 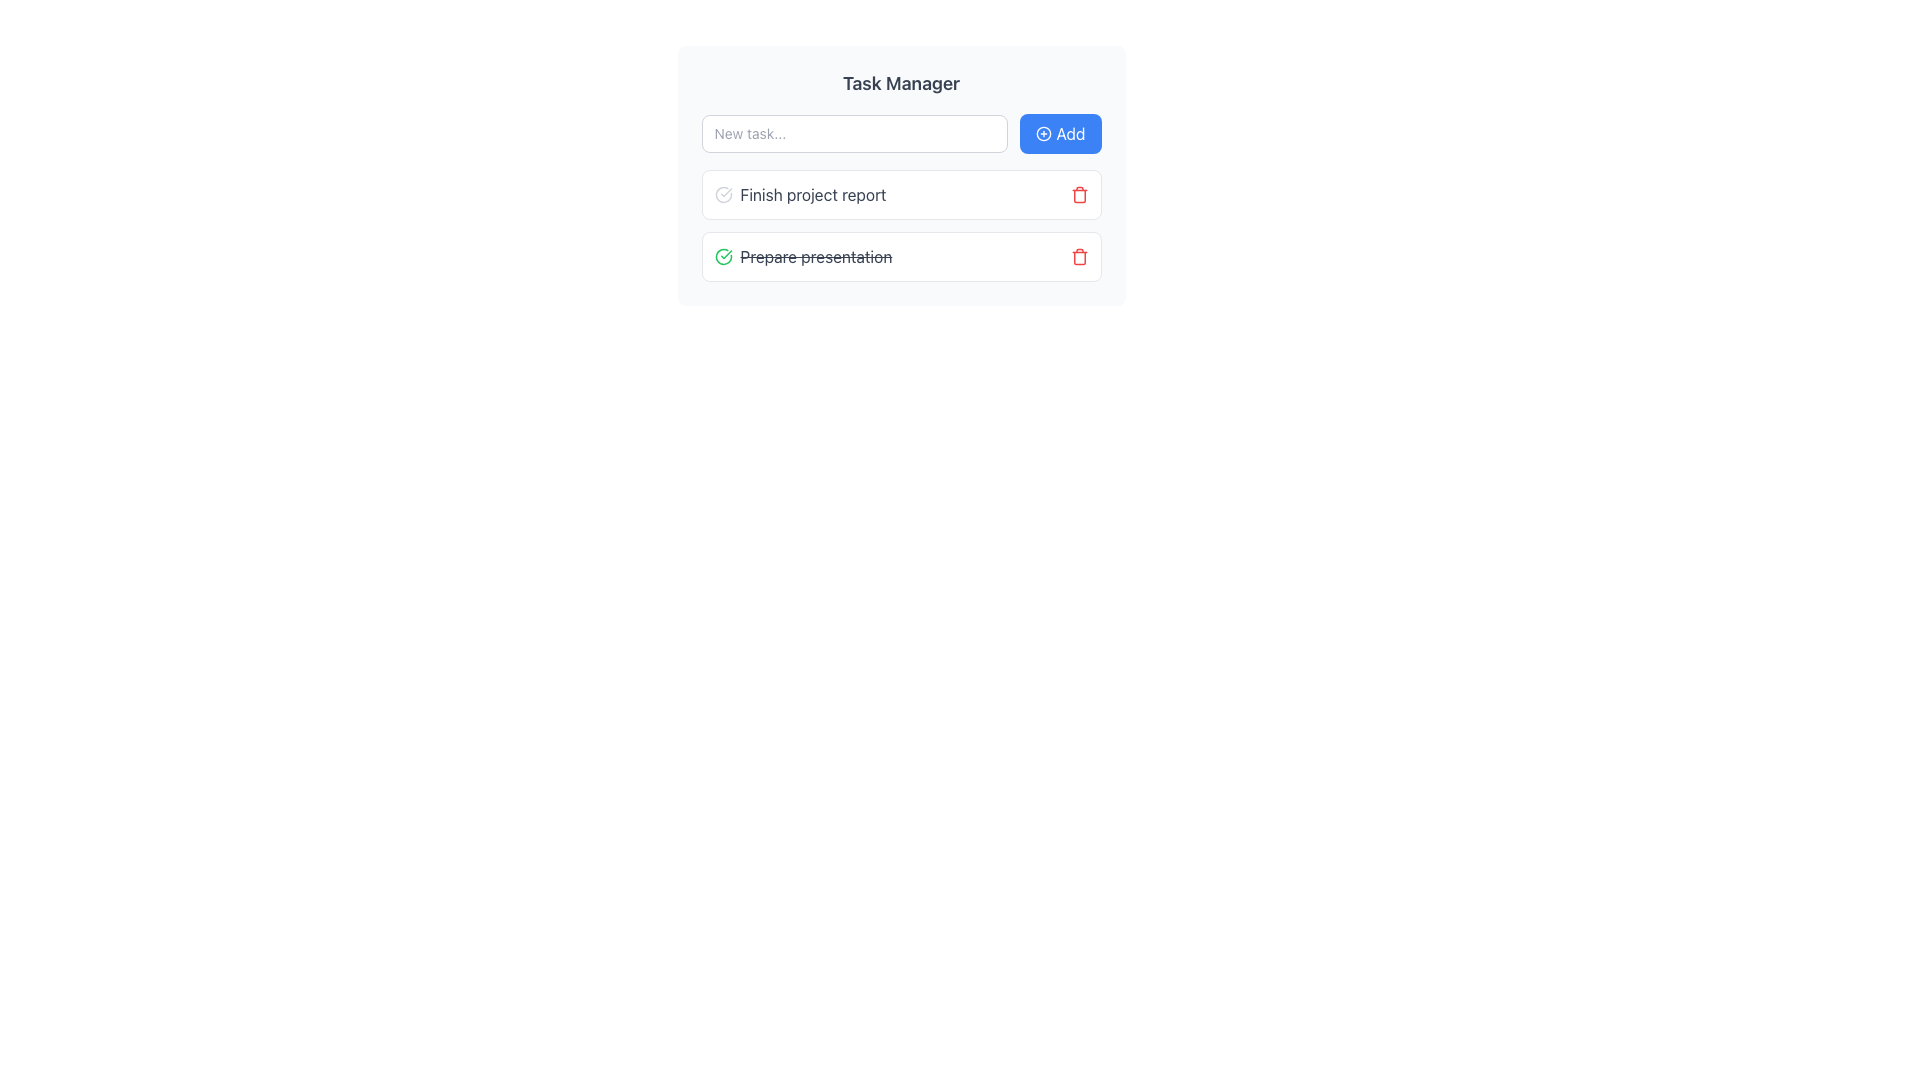 I want to click on the text label reading 'Finish project report' which has a check mark icon to its left, located under the 'Task Manager' header, so click(x=800, y=195).